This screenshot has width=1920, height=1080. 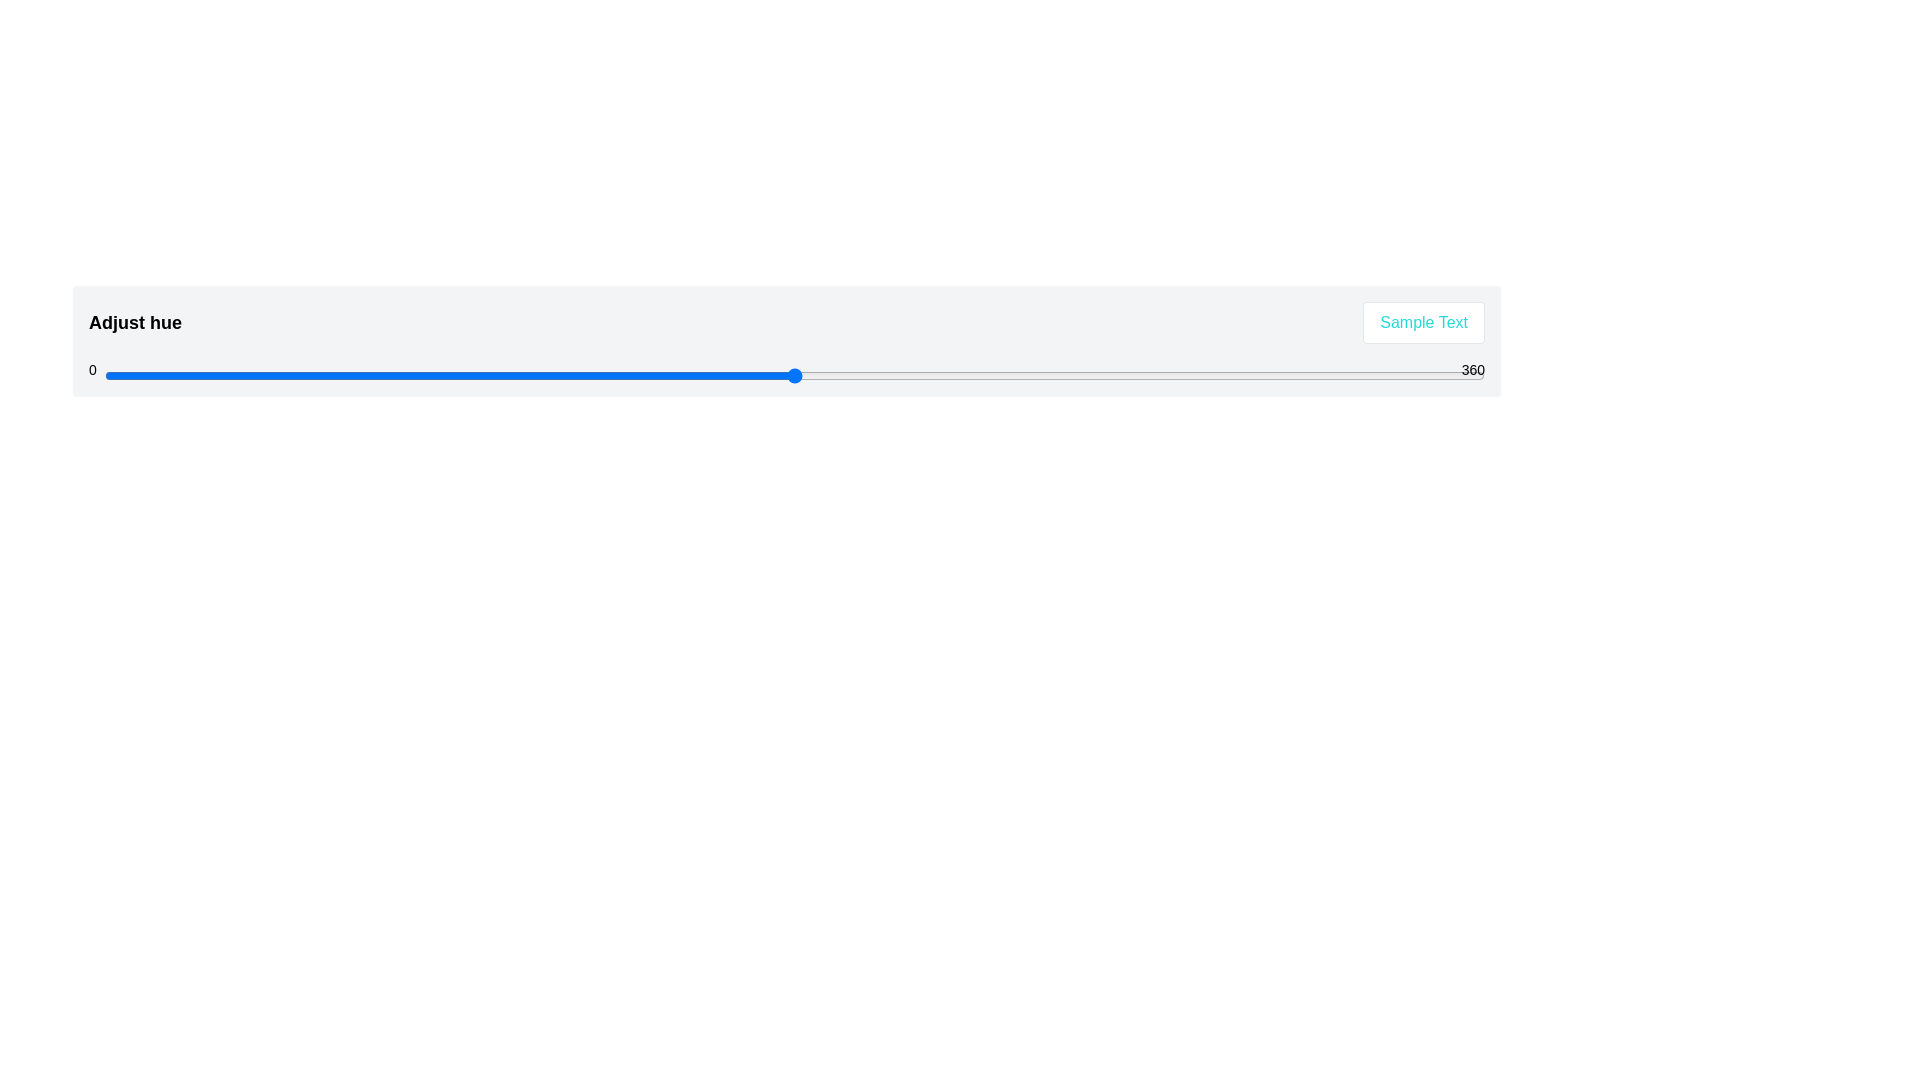 I want to click on the hue slider to set the hue value to 23, so click(x=193, y=375).